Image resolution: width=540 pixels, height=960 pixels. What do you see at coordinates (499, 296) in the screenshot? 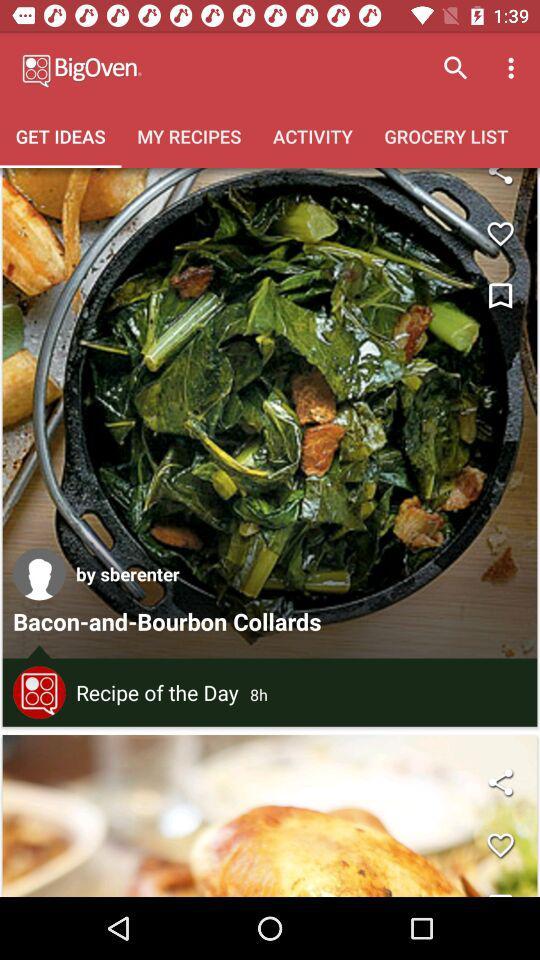
I see `bookmark recipe` at bounding box center [499, 296].